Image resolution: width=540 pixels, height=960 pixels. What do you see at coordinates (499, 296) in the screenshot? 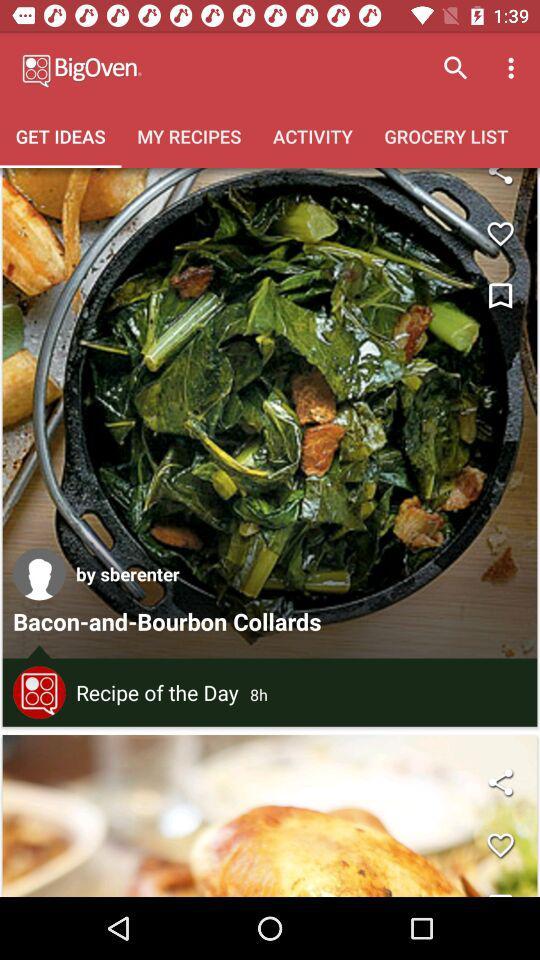
I see `bookmark recipe` at bounding box center [499, 296].